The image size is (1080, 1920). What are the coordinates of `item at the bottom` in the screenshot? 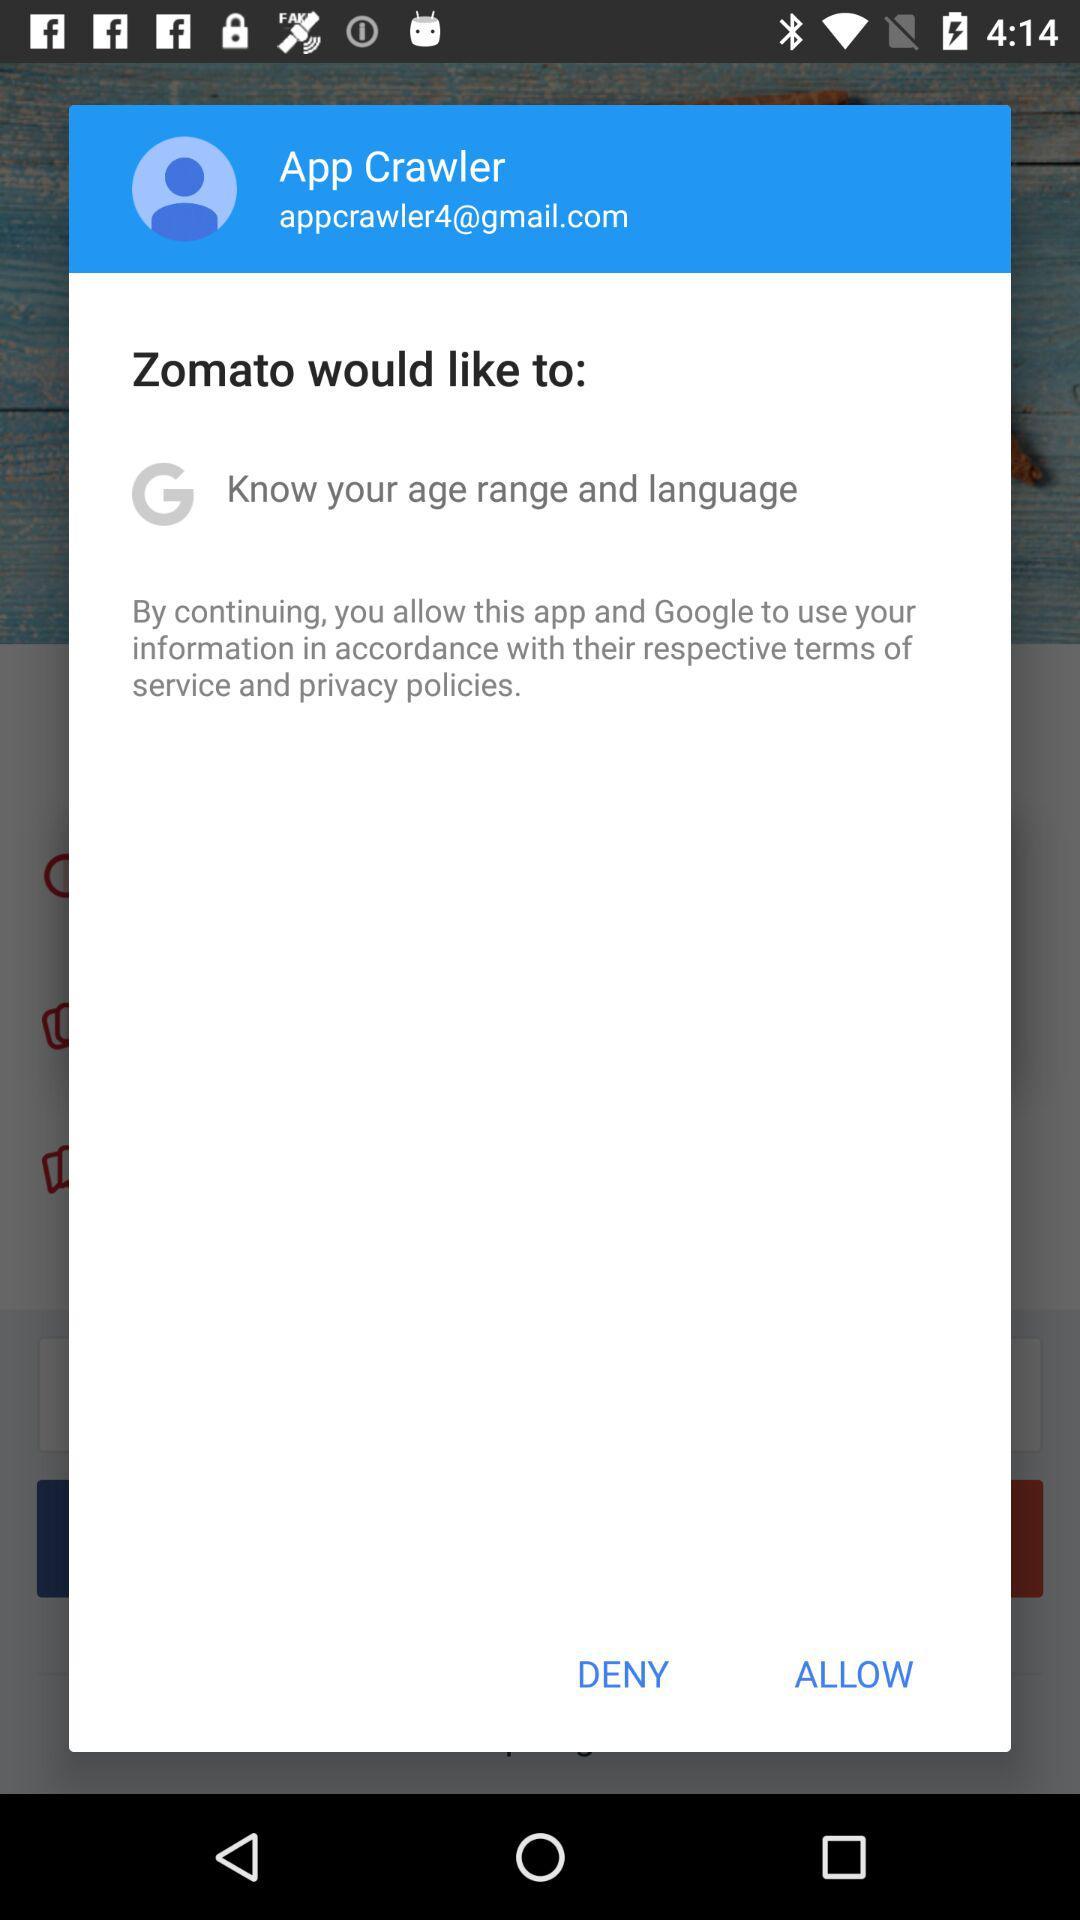 It's located at (621, 1673).